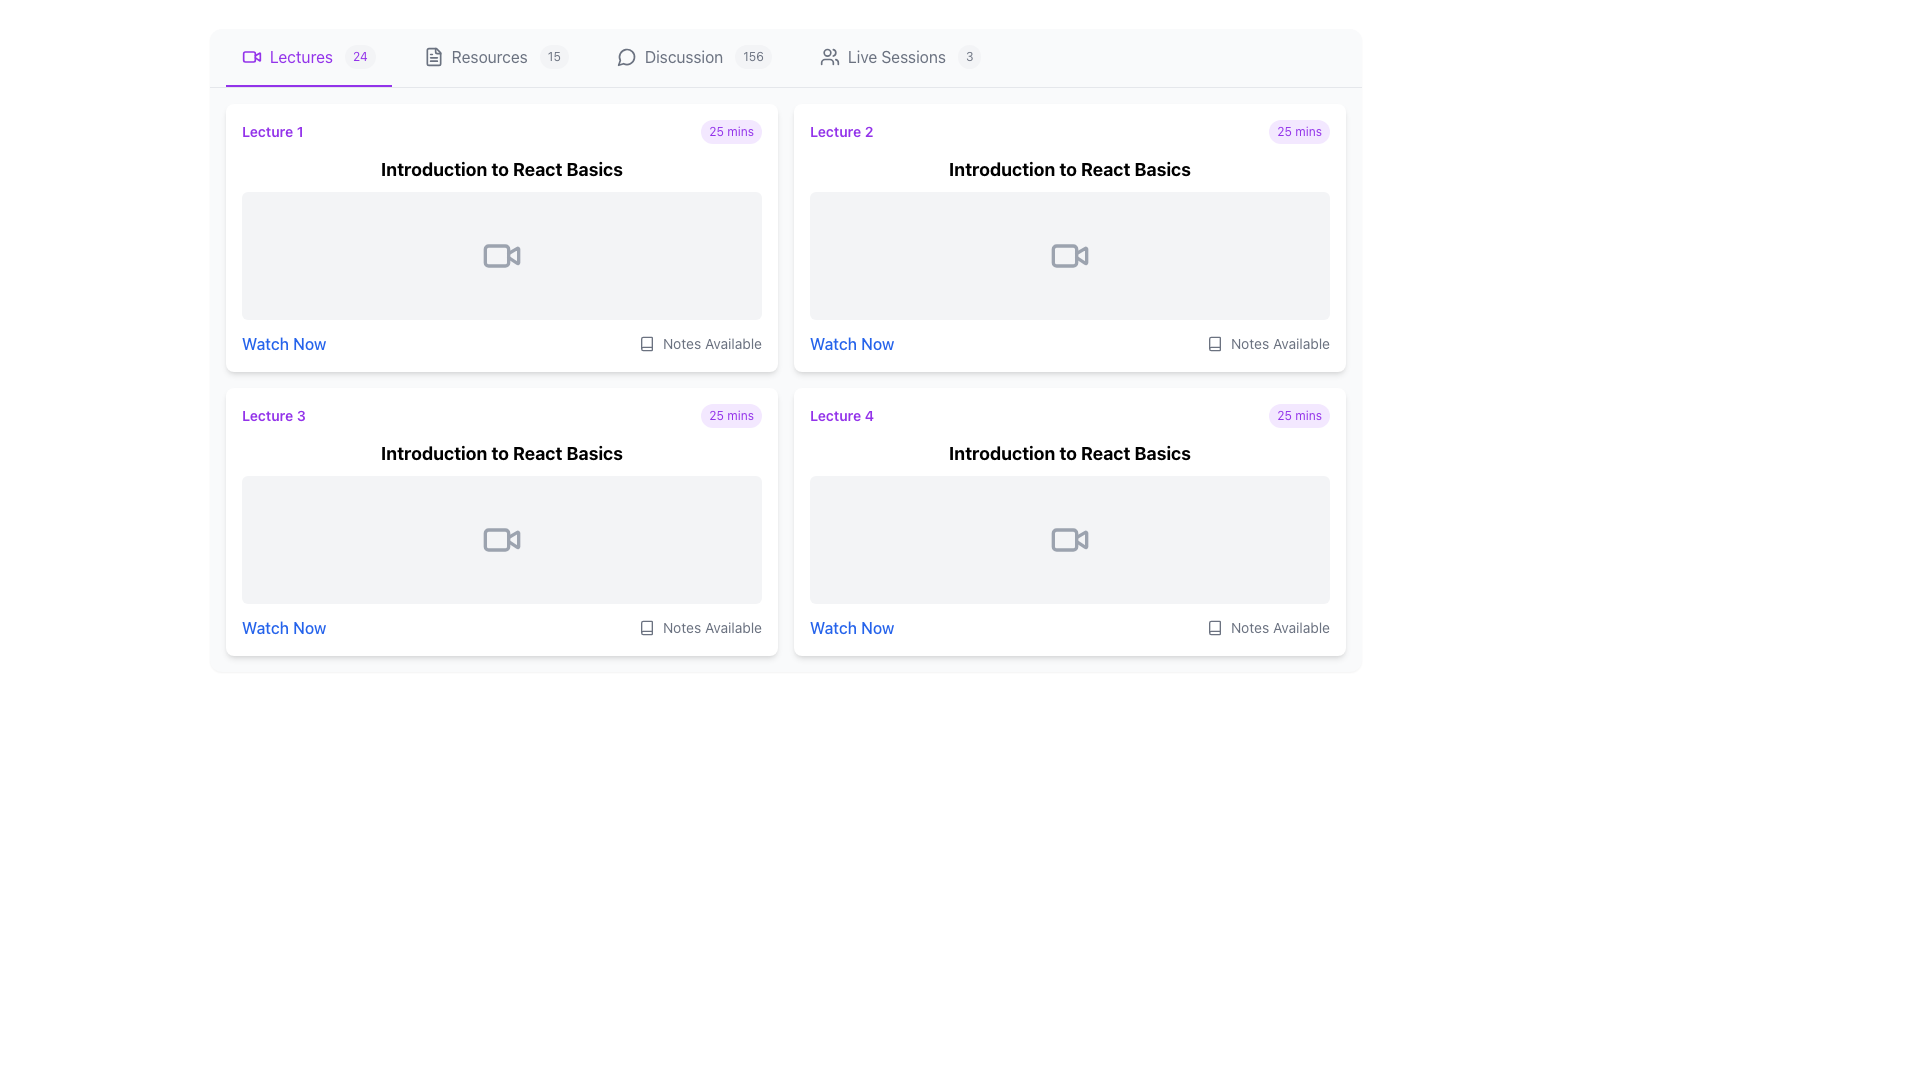  Describe the element at coordinates (625, 56) in the screenshot. I see `the circular speech bubble icon located in the navigation bar, representing discussions, to the left of the 'Discussion' label` at that location.